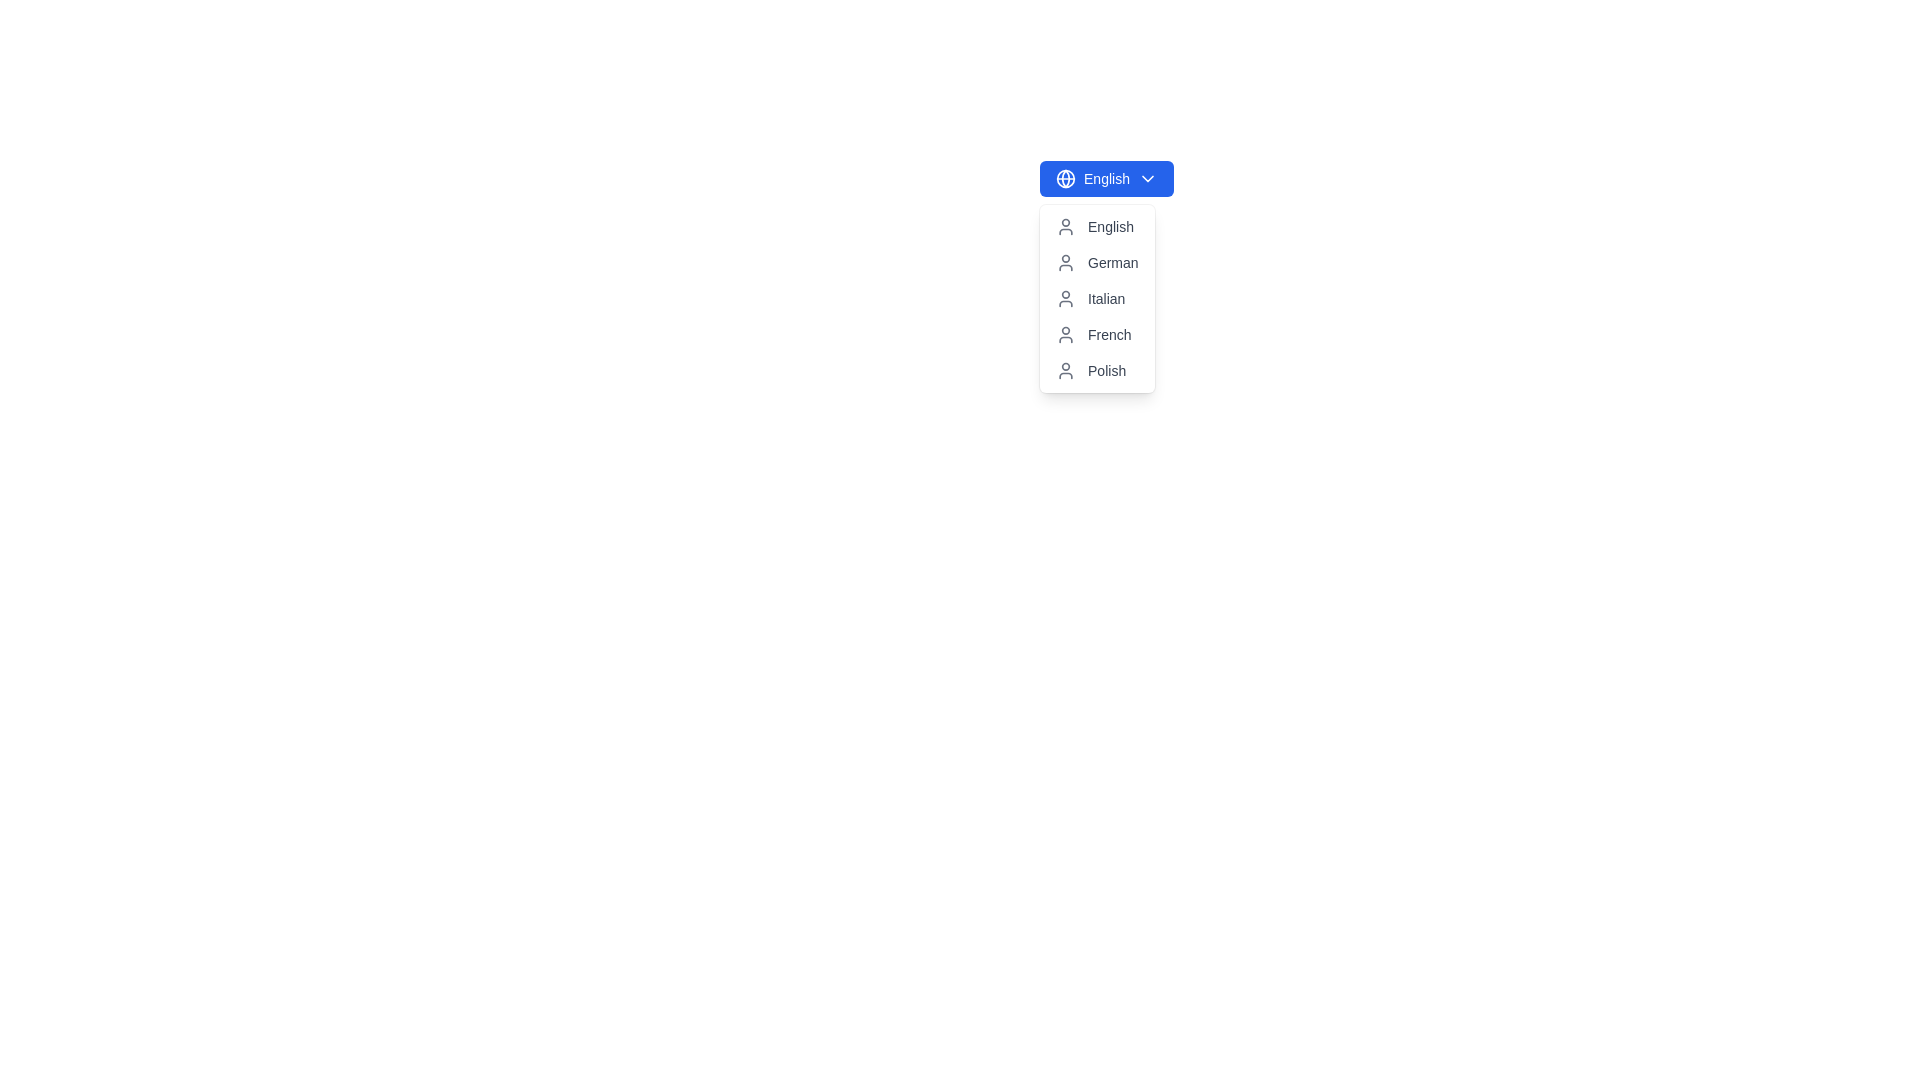 The height and width of the screenshot is (1080, 1920). Describe the element at coordinates (1106, 177) in the screenshot. I see `the language selection dropdown trigger button located at the top left corner of the dropdown menu structure to apply hover effects` at that location.